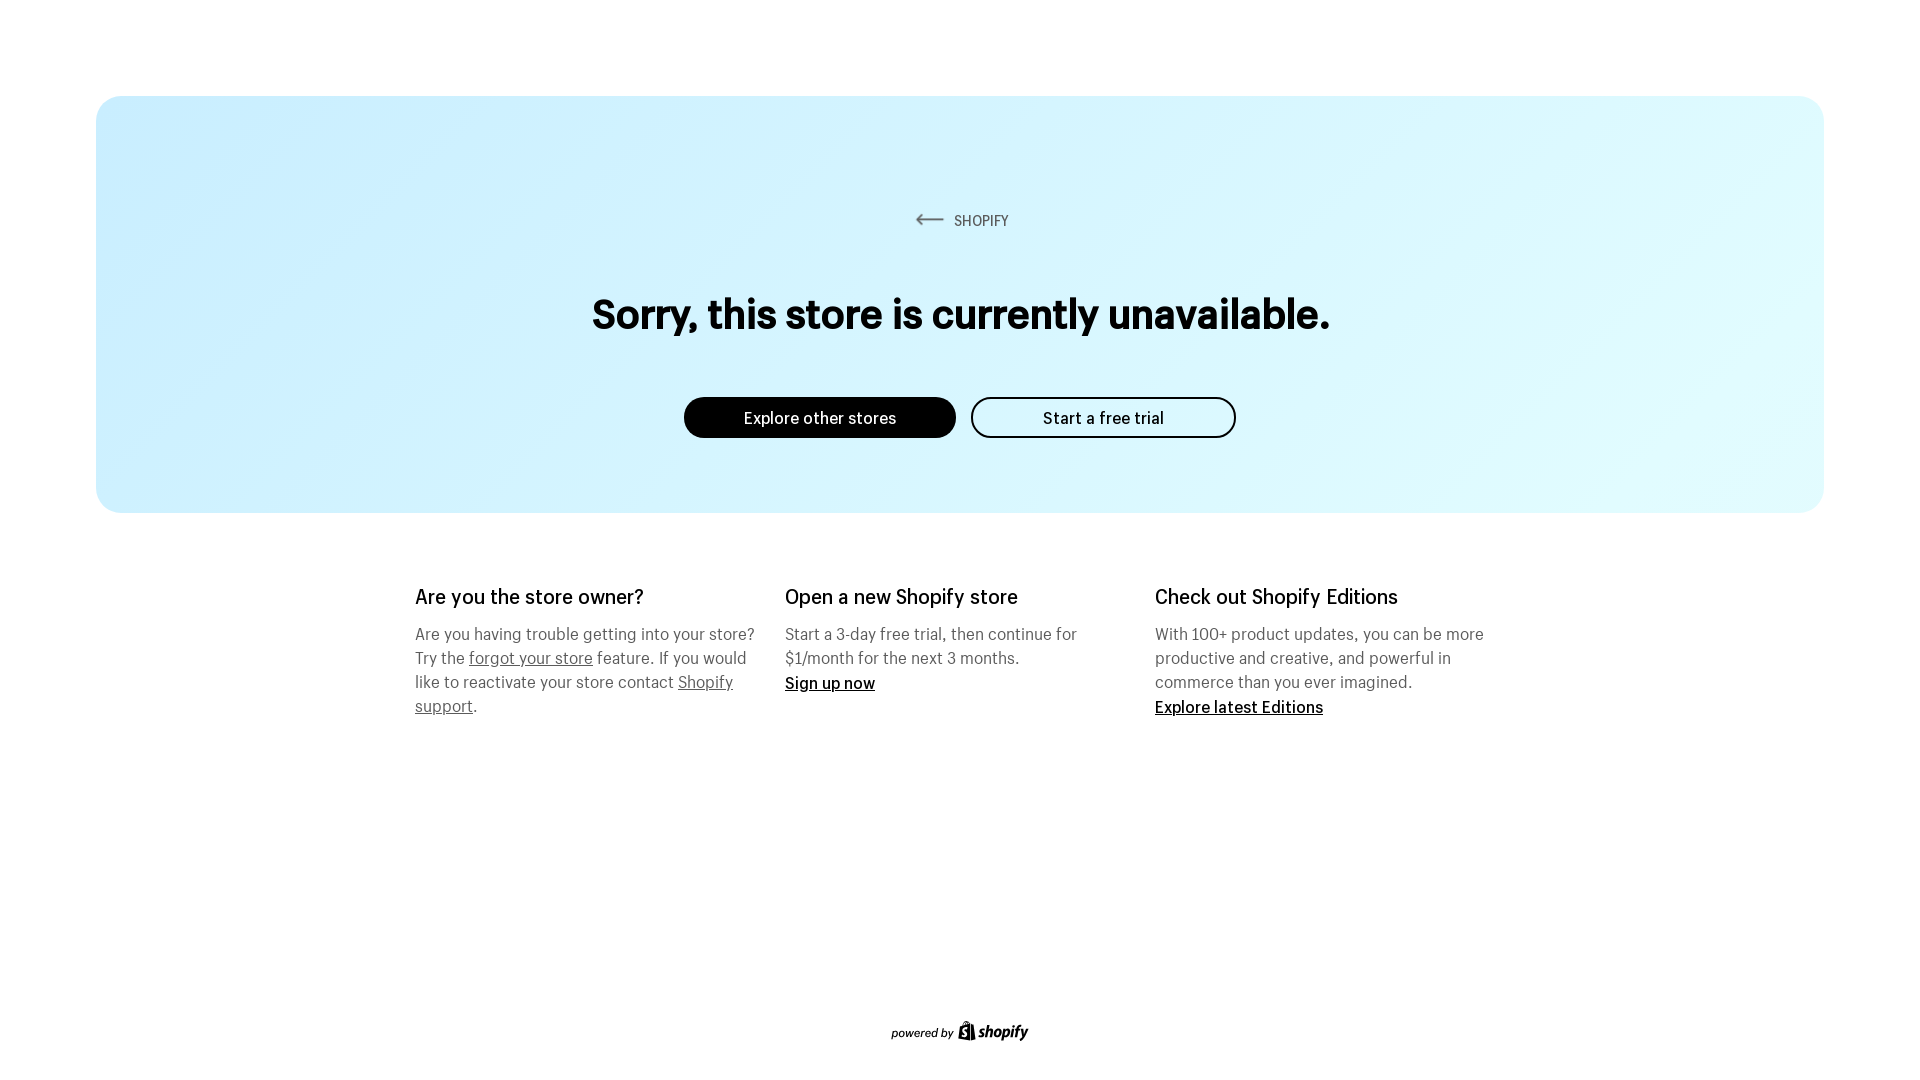 This screenshot has height=1080, width=1920. What do you see at coordinates (531, 655) in the screenshot?
I see `'forgot your store'` at bounding box center [531, 655].